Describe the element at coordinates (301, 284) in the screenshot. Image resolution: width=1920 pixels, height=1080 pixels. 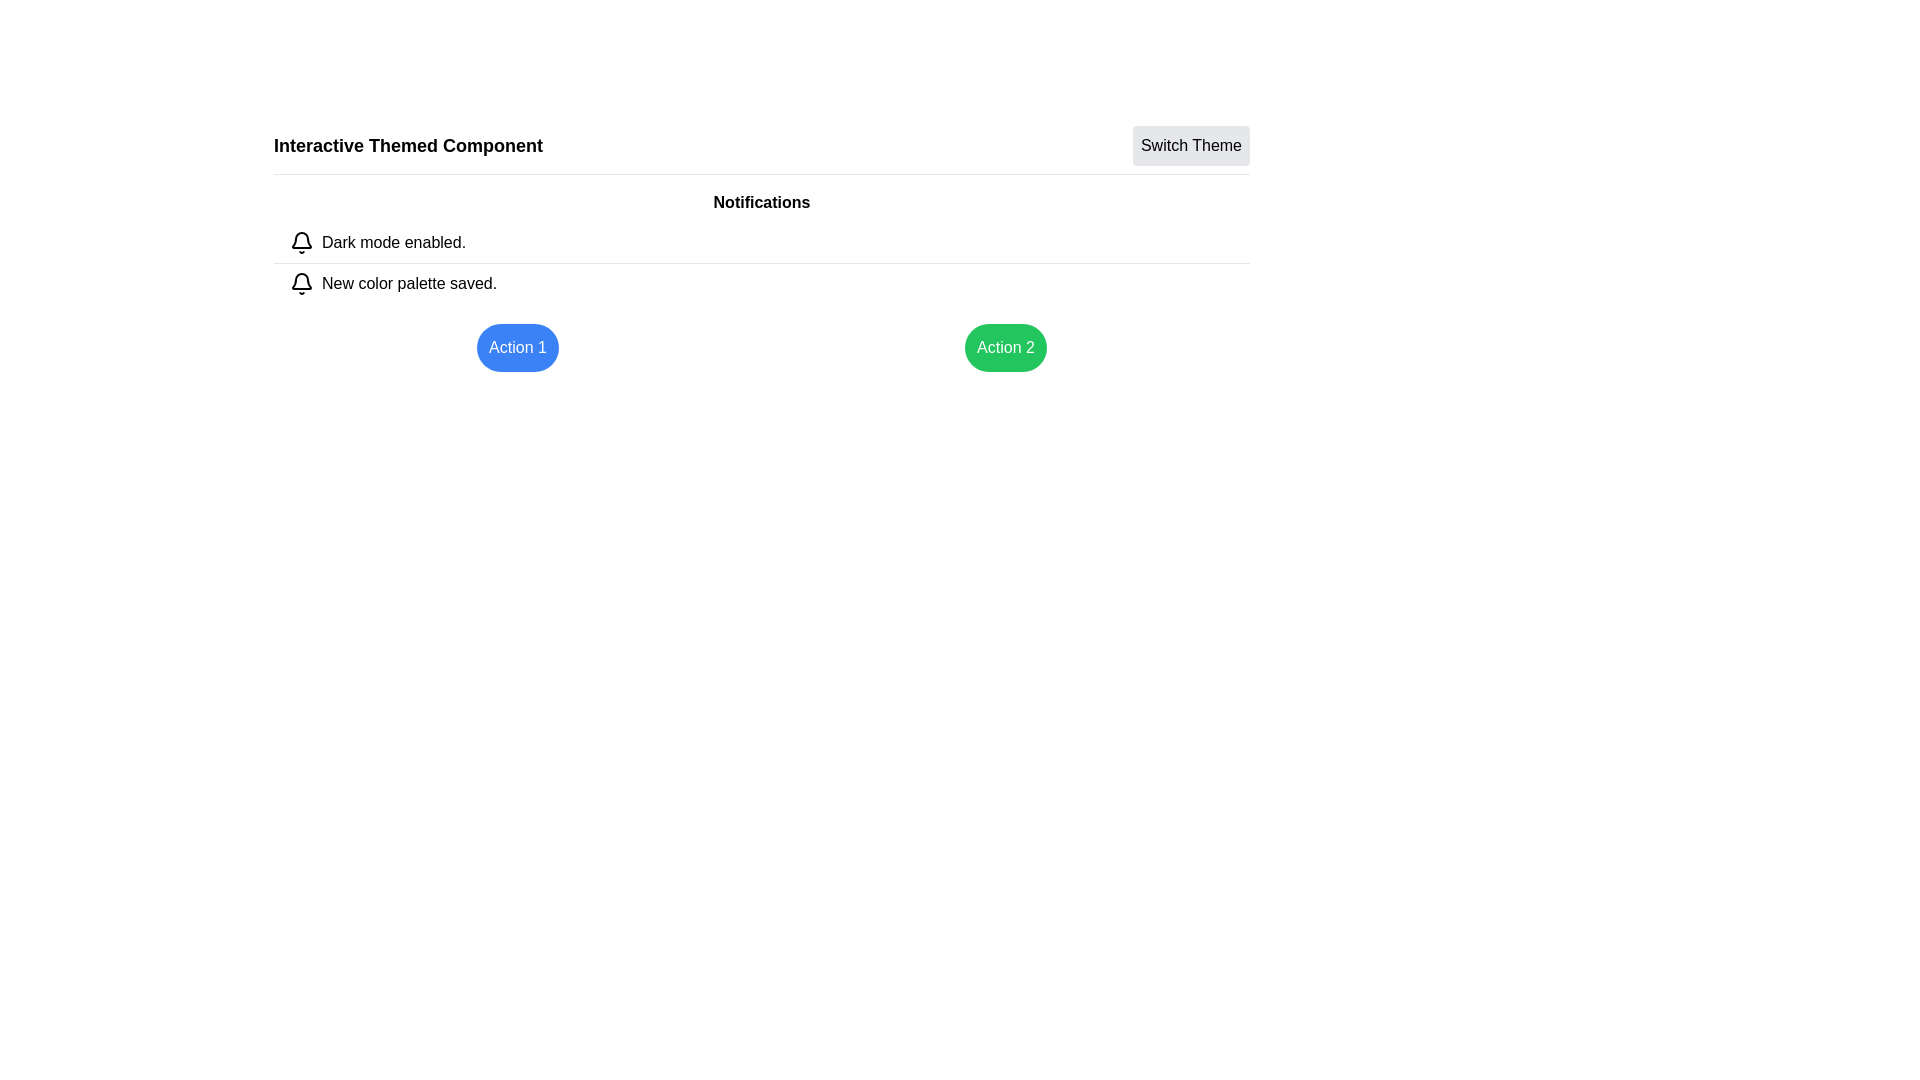
I see `the bell icon located at the left of the text 'New color palette saved.' in the notification bar for information` at that location.